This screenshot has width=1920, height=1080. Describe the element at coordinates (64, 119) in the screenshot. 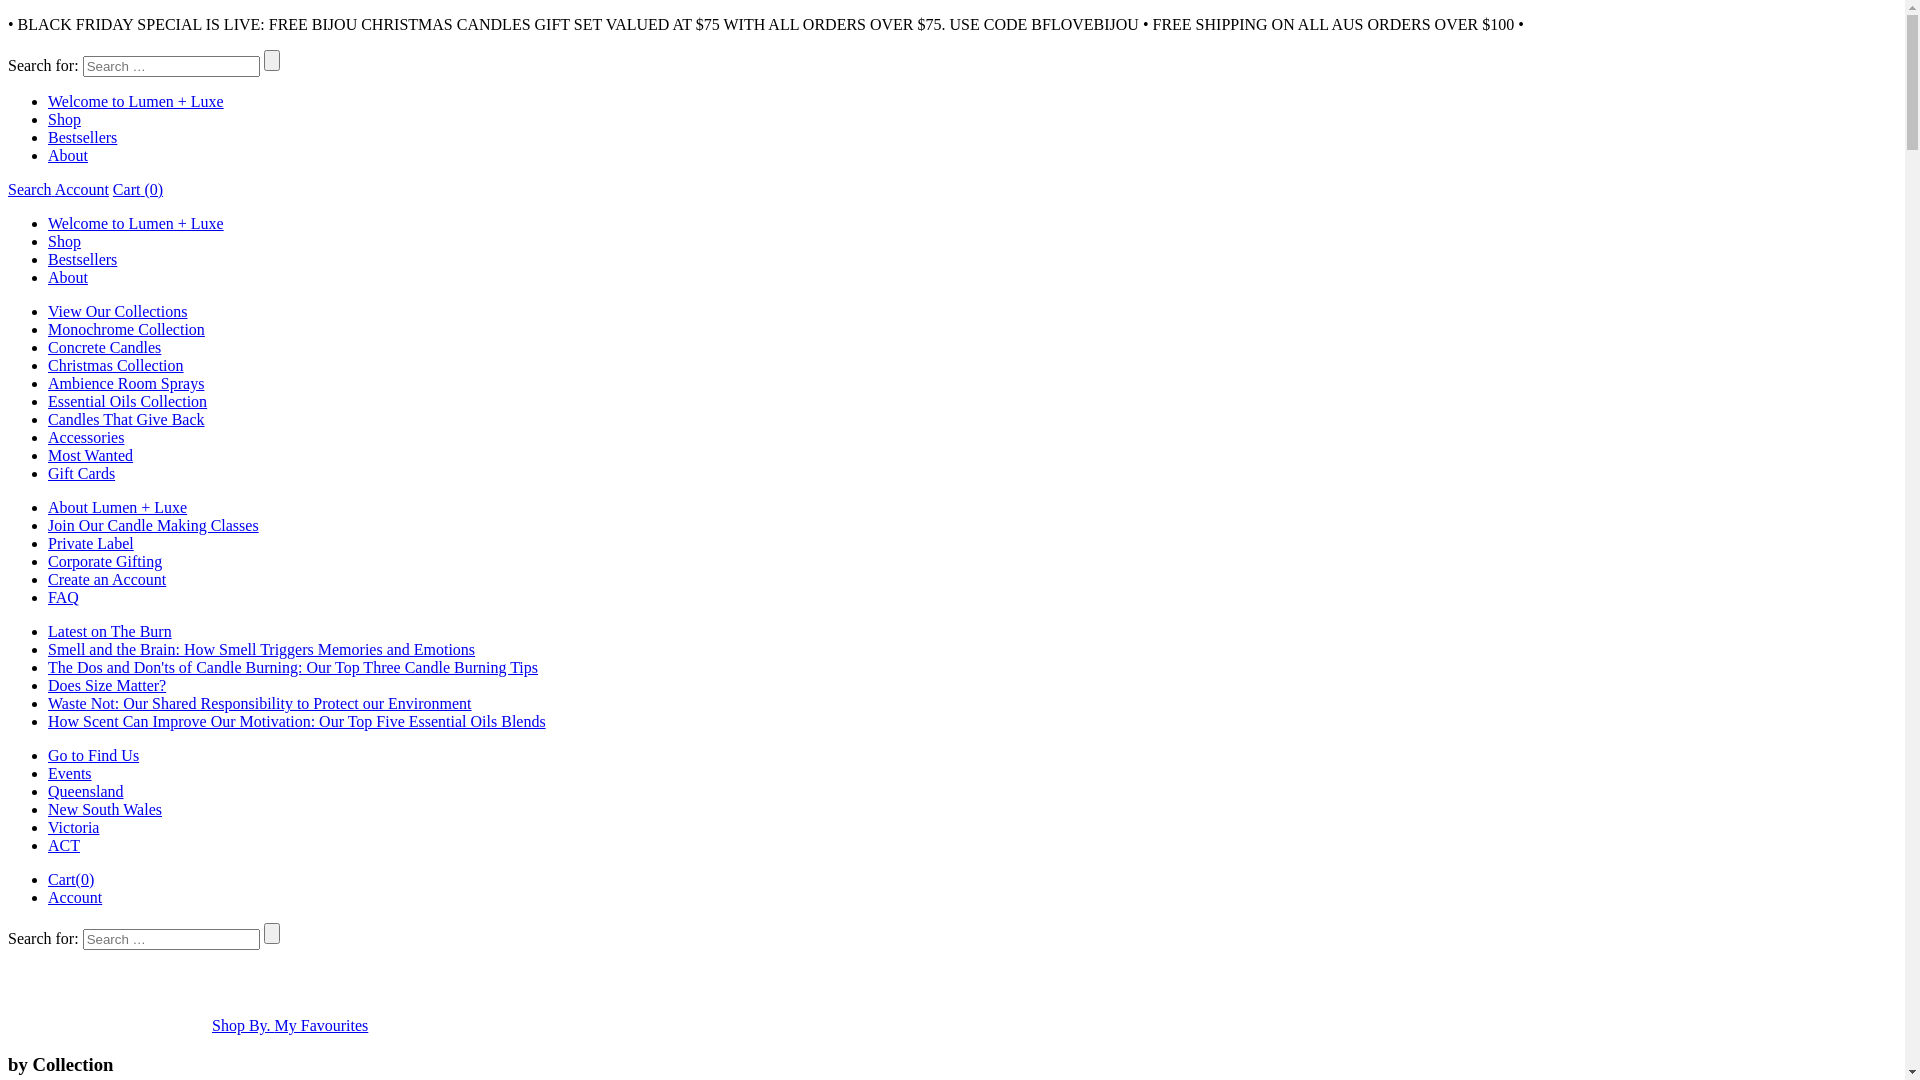

I see `'Shop'` at that location.